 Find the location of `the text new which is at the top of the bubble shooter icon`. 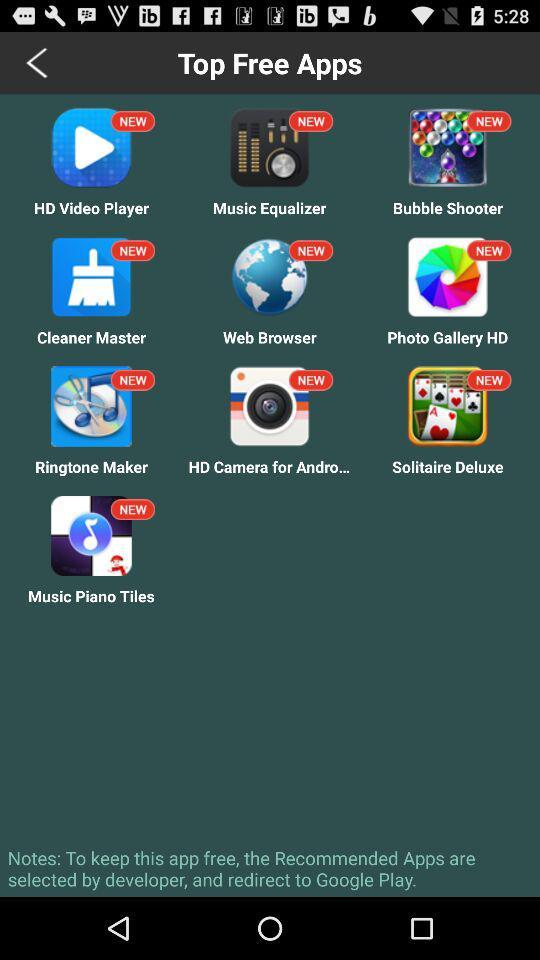

the text new which is at the top of the bubble shooter icon is located at coordinates (488, 120).